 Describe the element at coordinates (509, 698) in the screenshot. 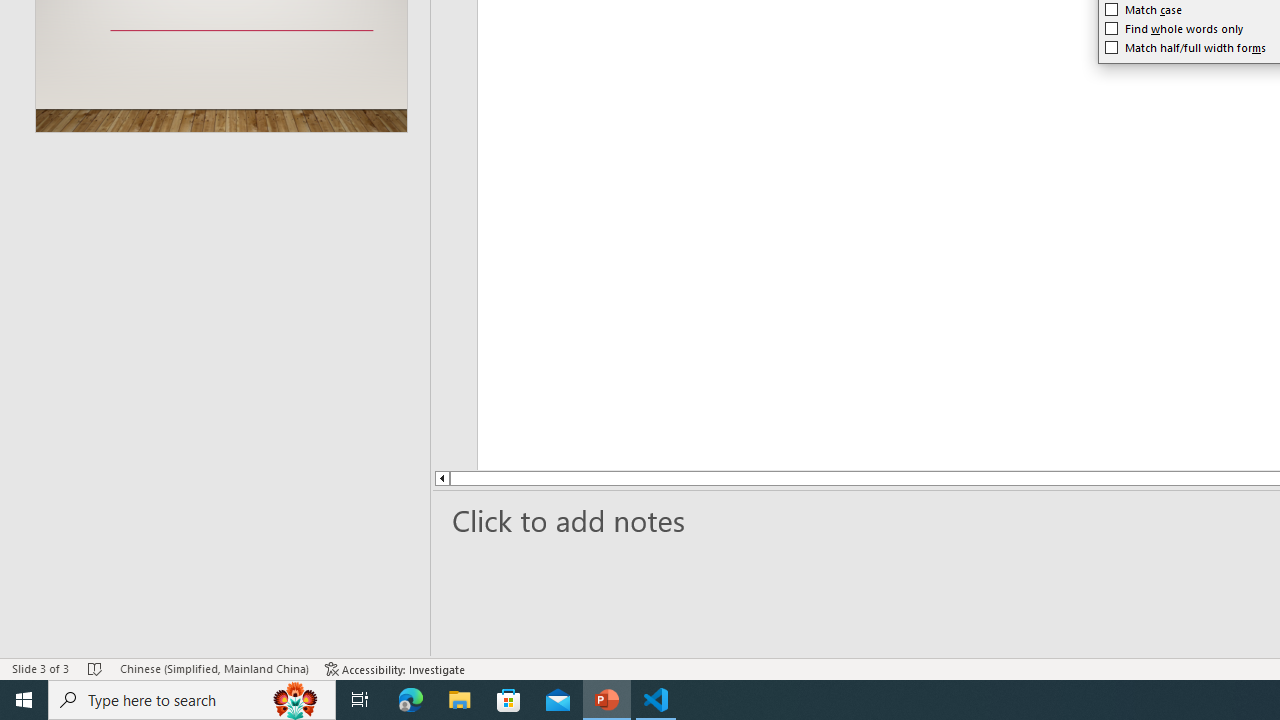

I see `'Microsoft Store'` at that location.